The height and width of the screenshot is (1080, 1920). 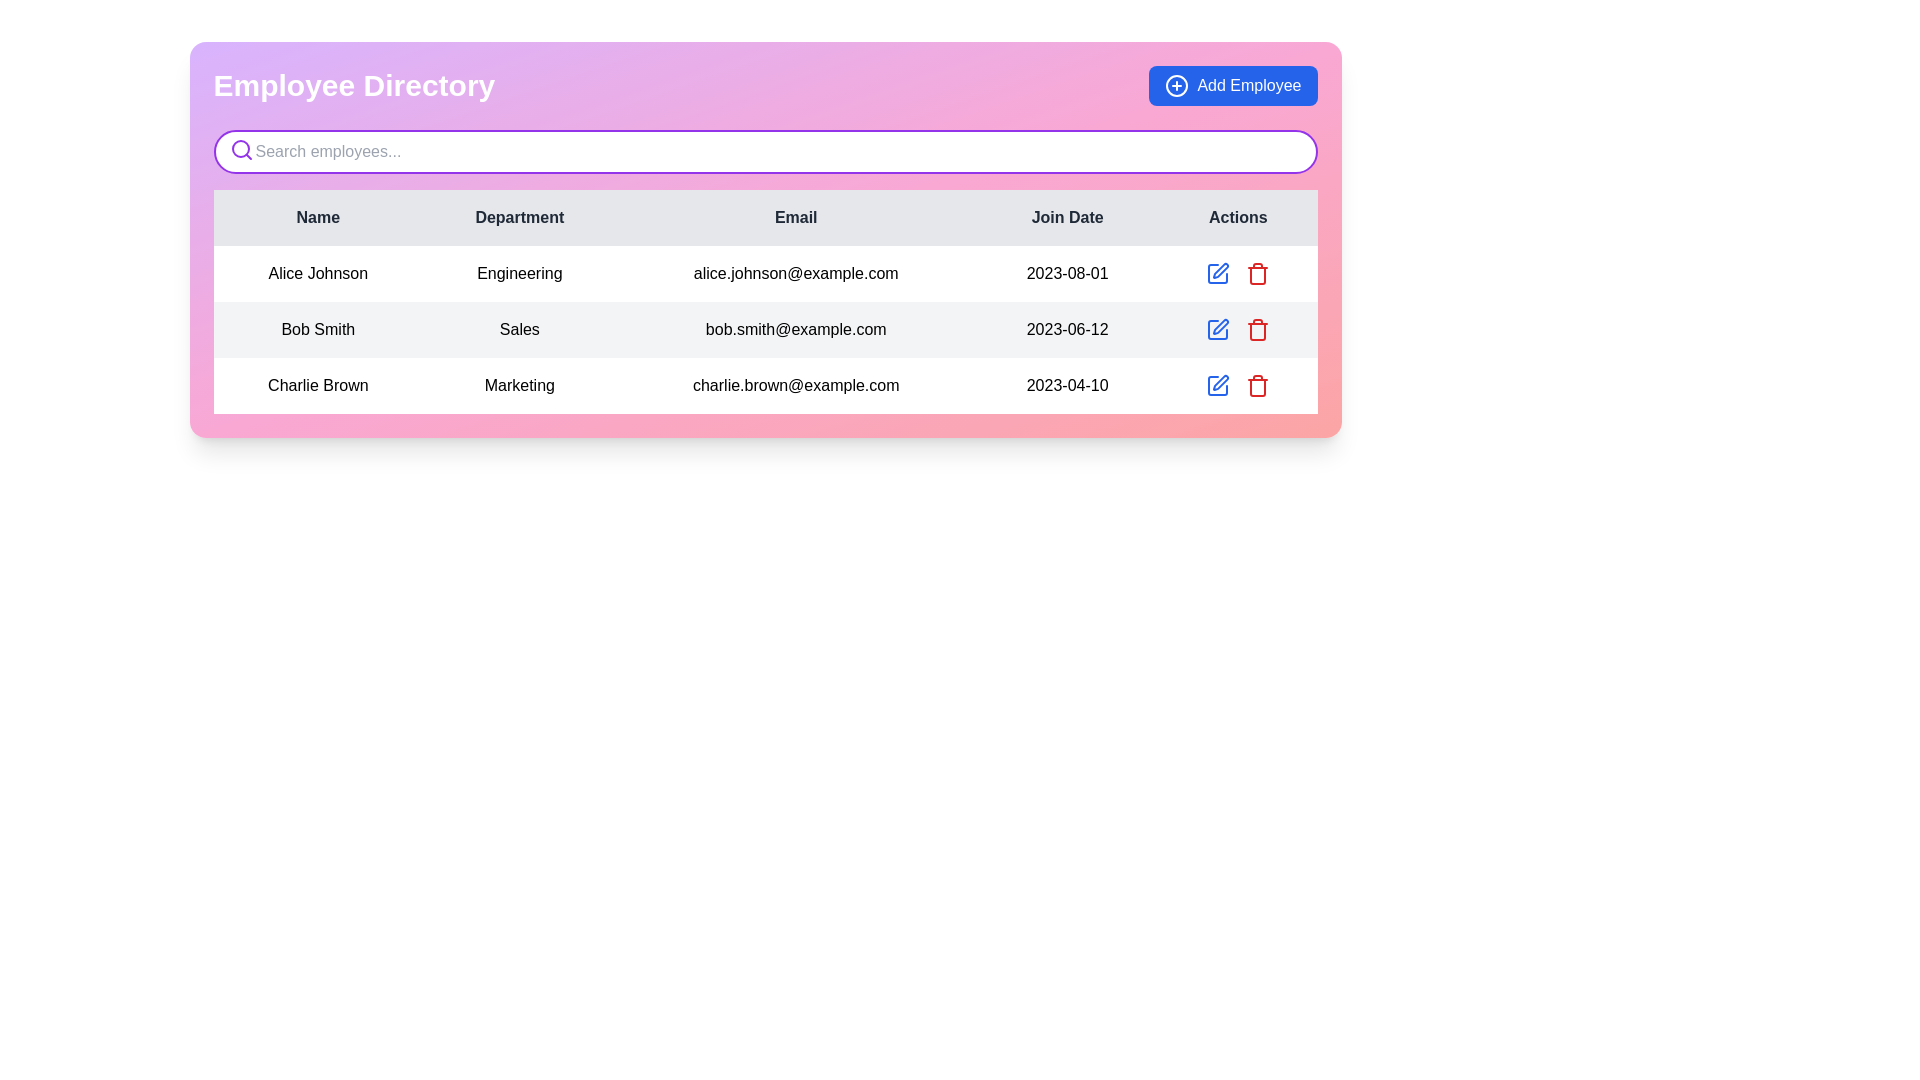 I want to click on the table cell displaying 'Sales', located in the second row and second column of the table, between 'Bob Smith' and 'bob.smith@example.com', so click(x=519, y=329).